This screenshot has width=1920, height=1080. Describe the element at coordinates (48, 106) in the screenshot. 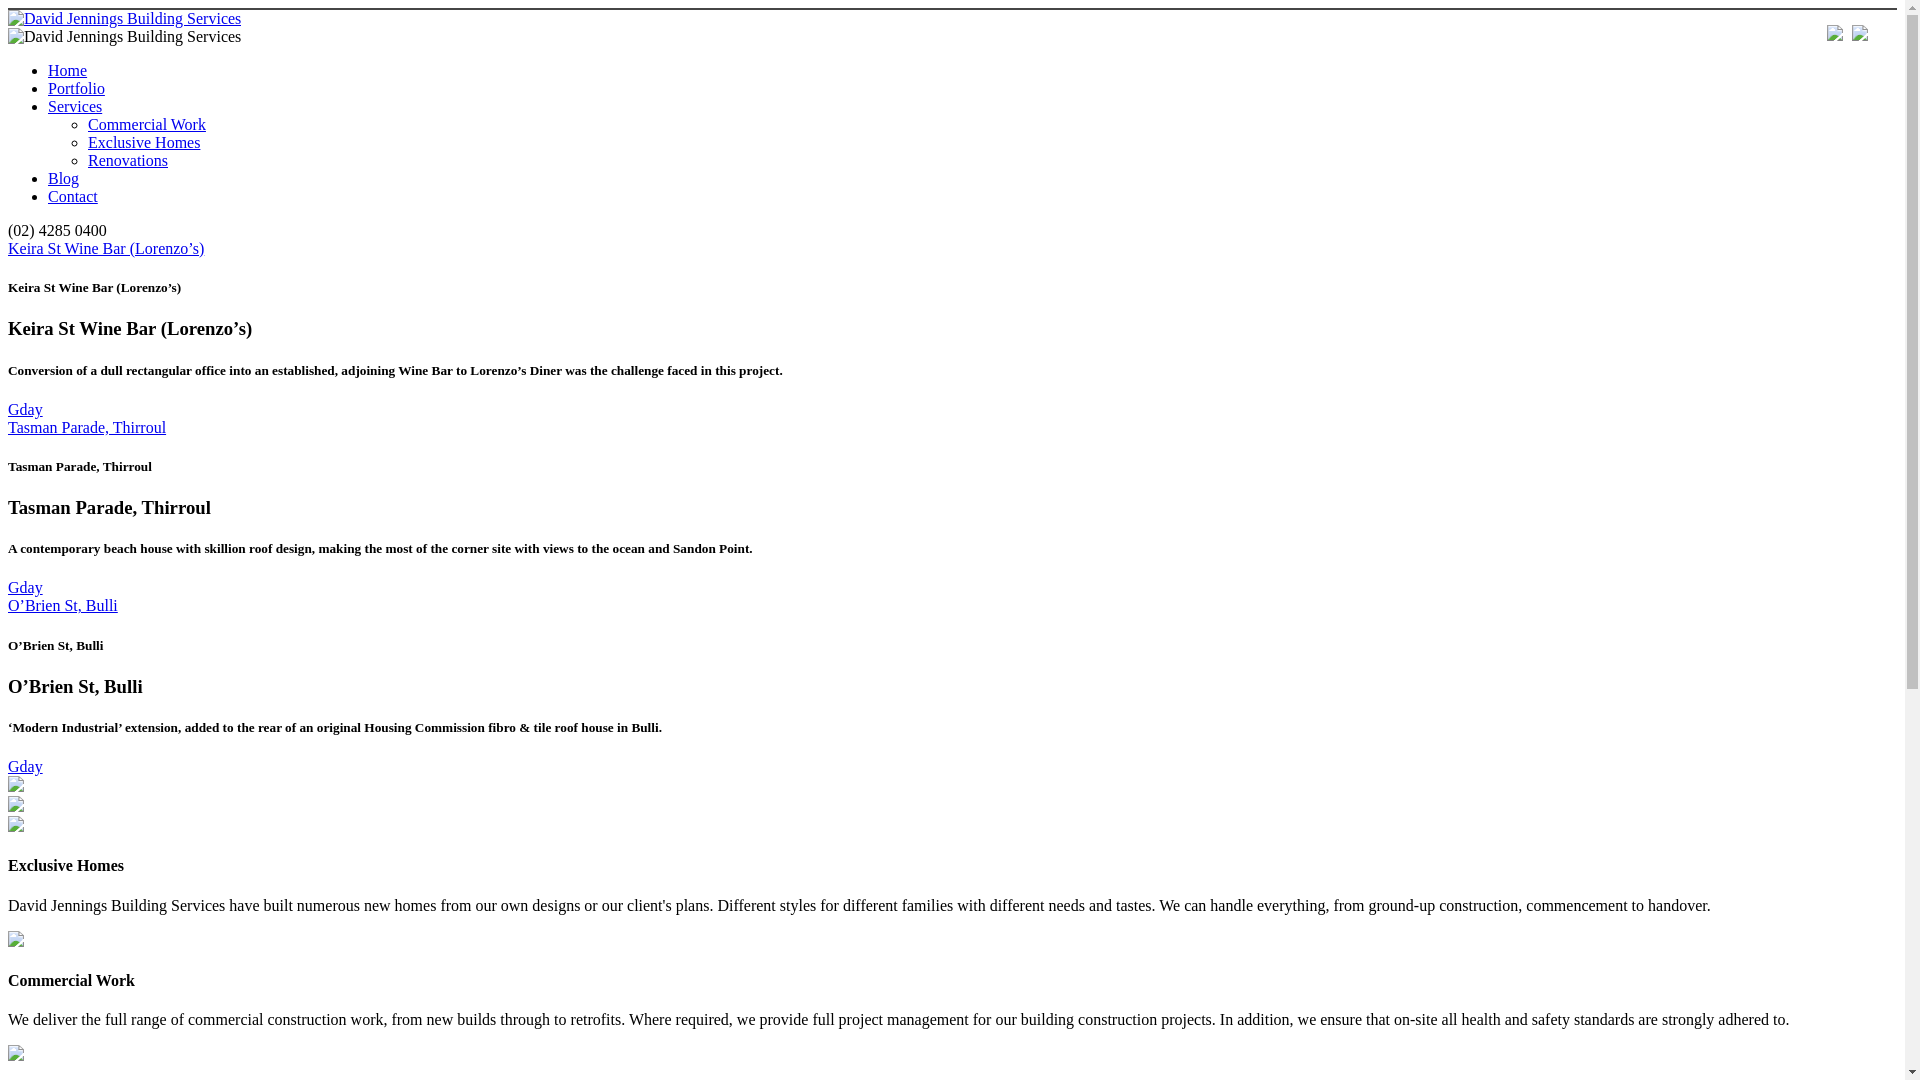

I see `'Services'` at that location.